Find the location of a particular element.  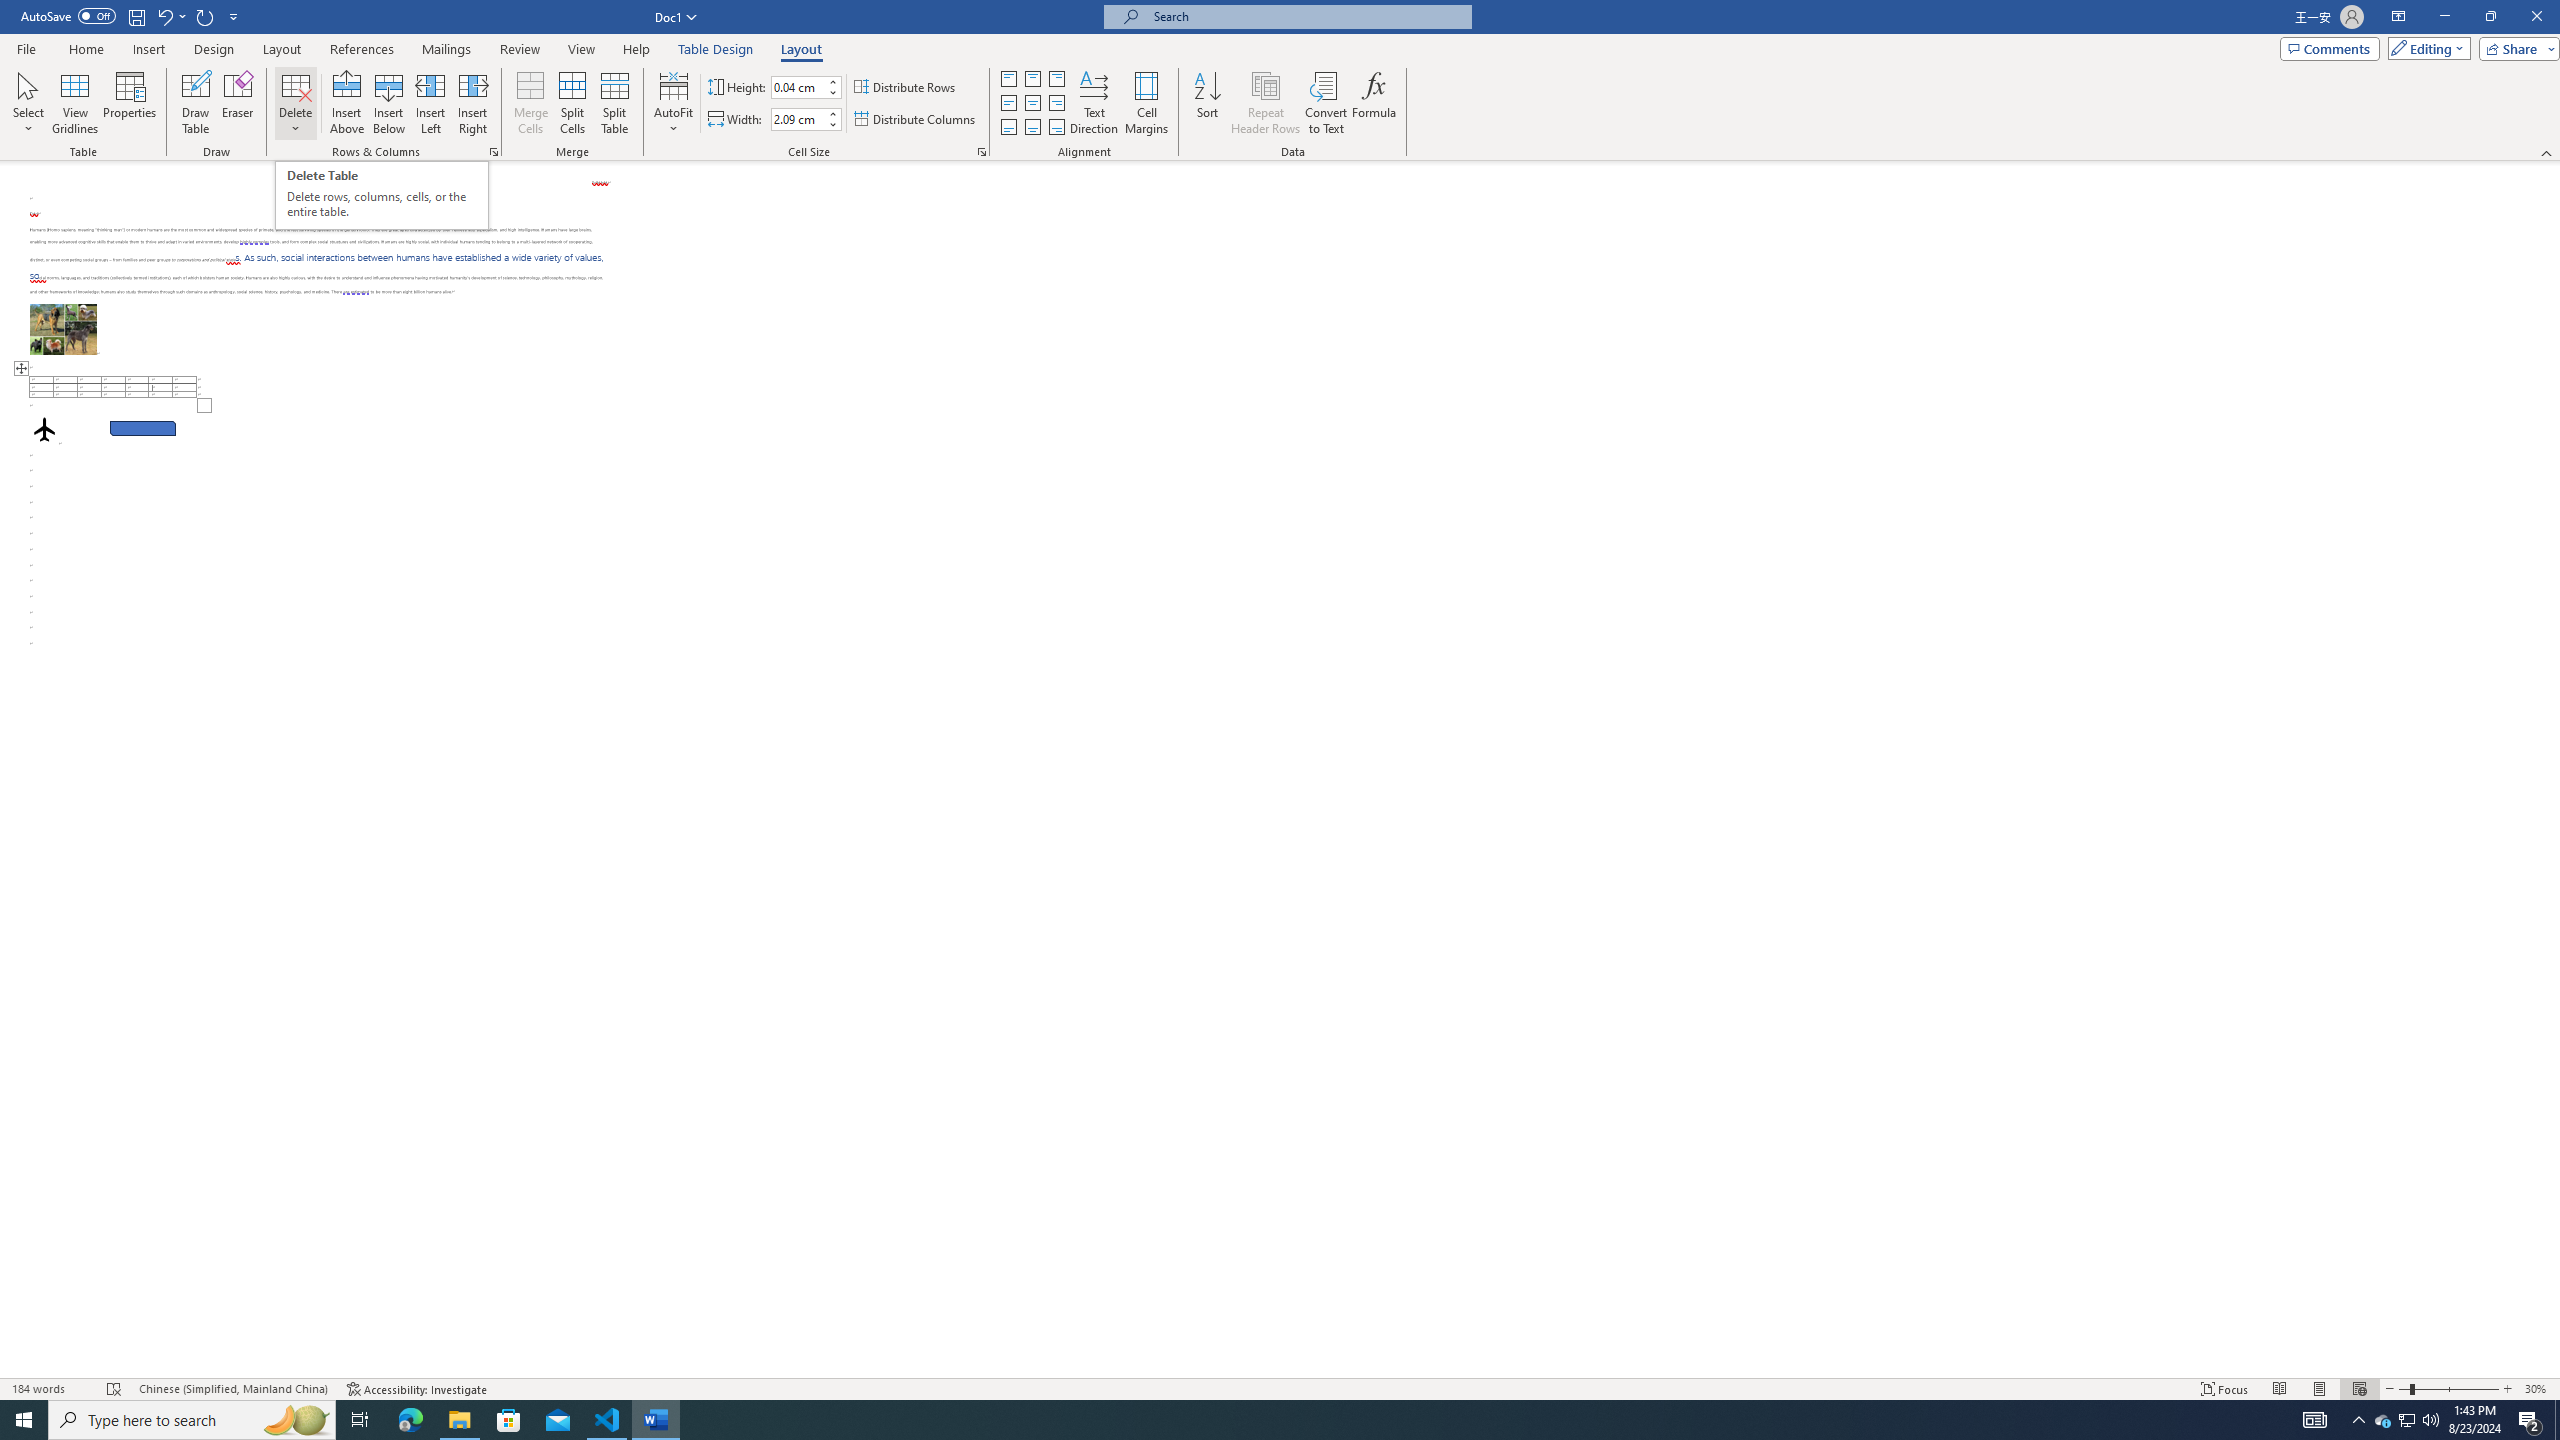

'Airplane with solid fill' is located at coordinates (44, 428).